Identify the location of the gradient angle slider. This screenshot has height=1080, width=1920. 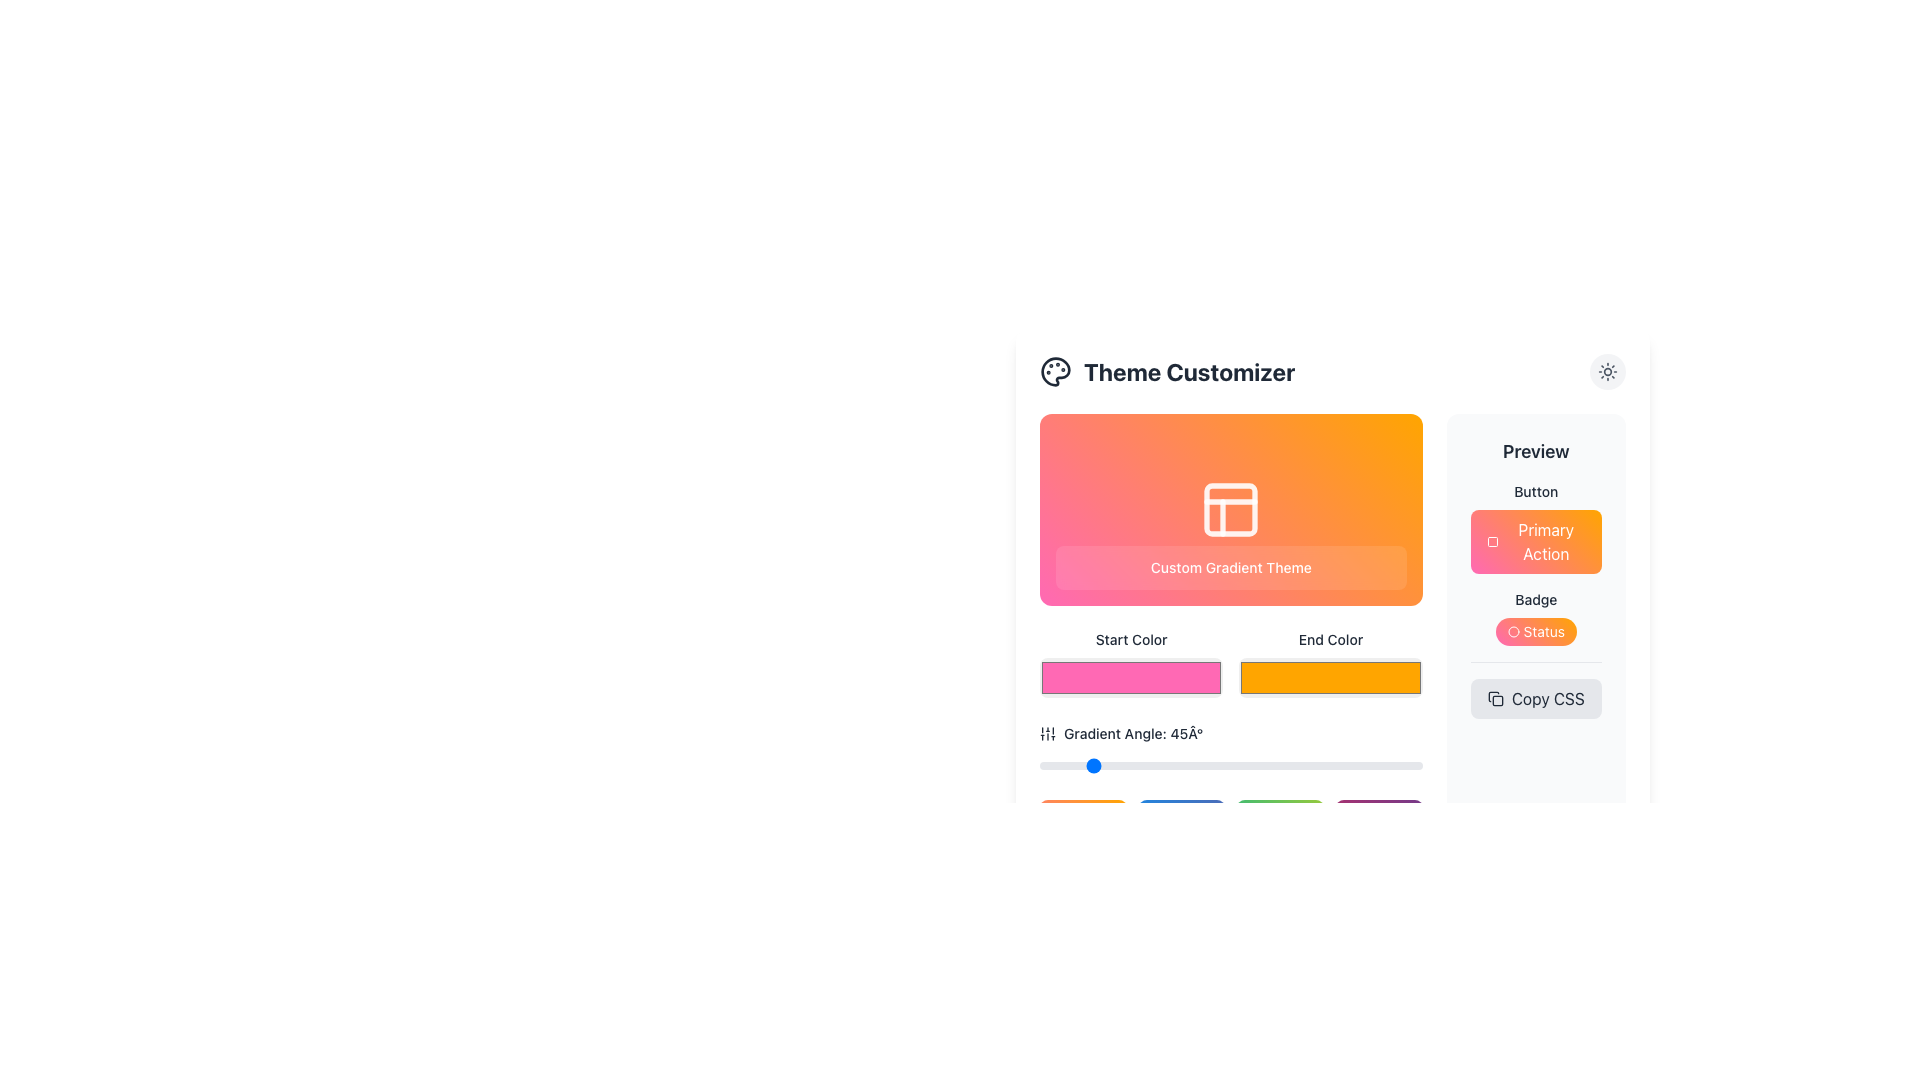
(1159, 765).